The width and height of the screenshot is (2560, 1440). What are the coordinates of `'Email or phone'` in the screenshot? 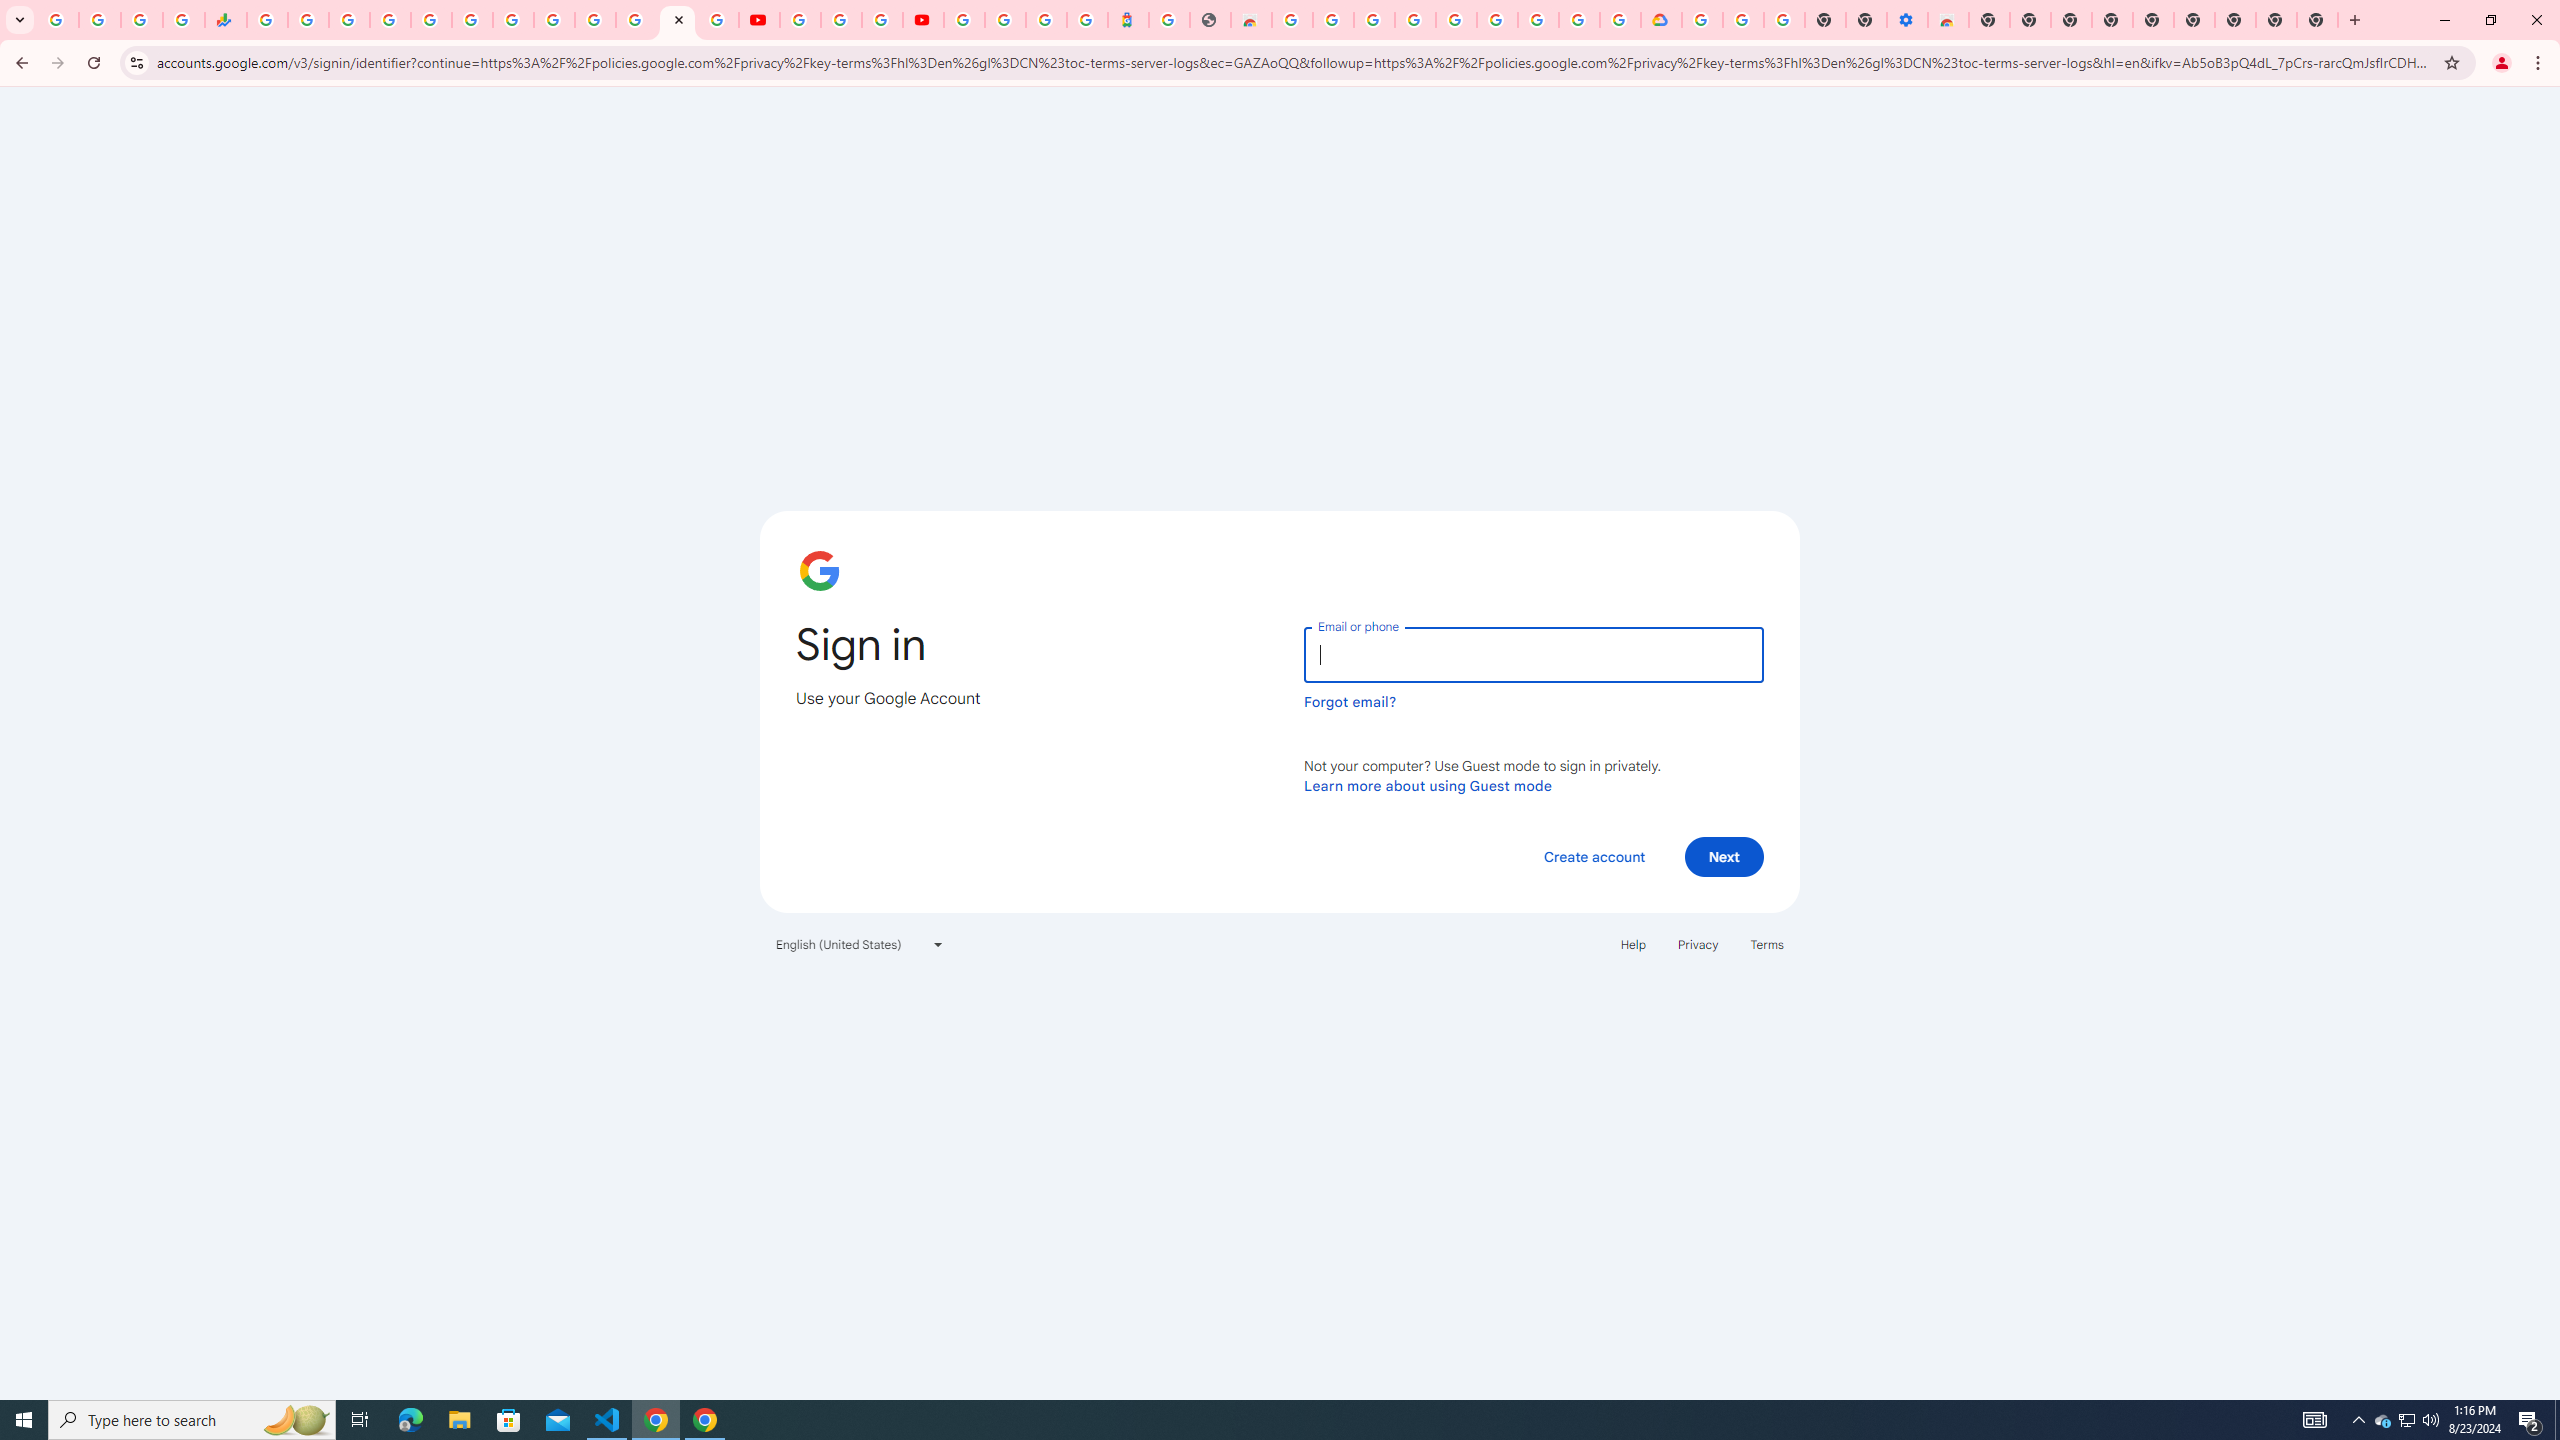 It's located at (1532, 654).